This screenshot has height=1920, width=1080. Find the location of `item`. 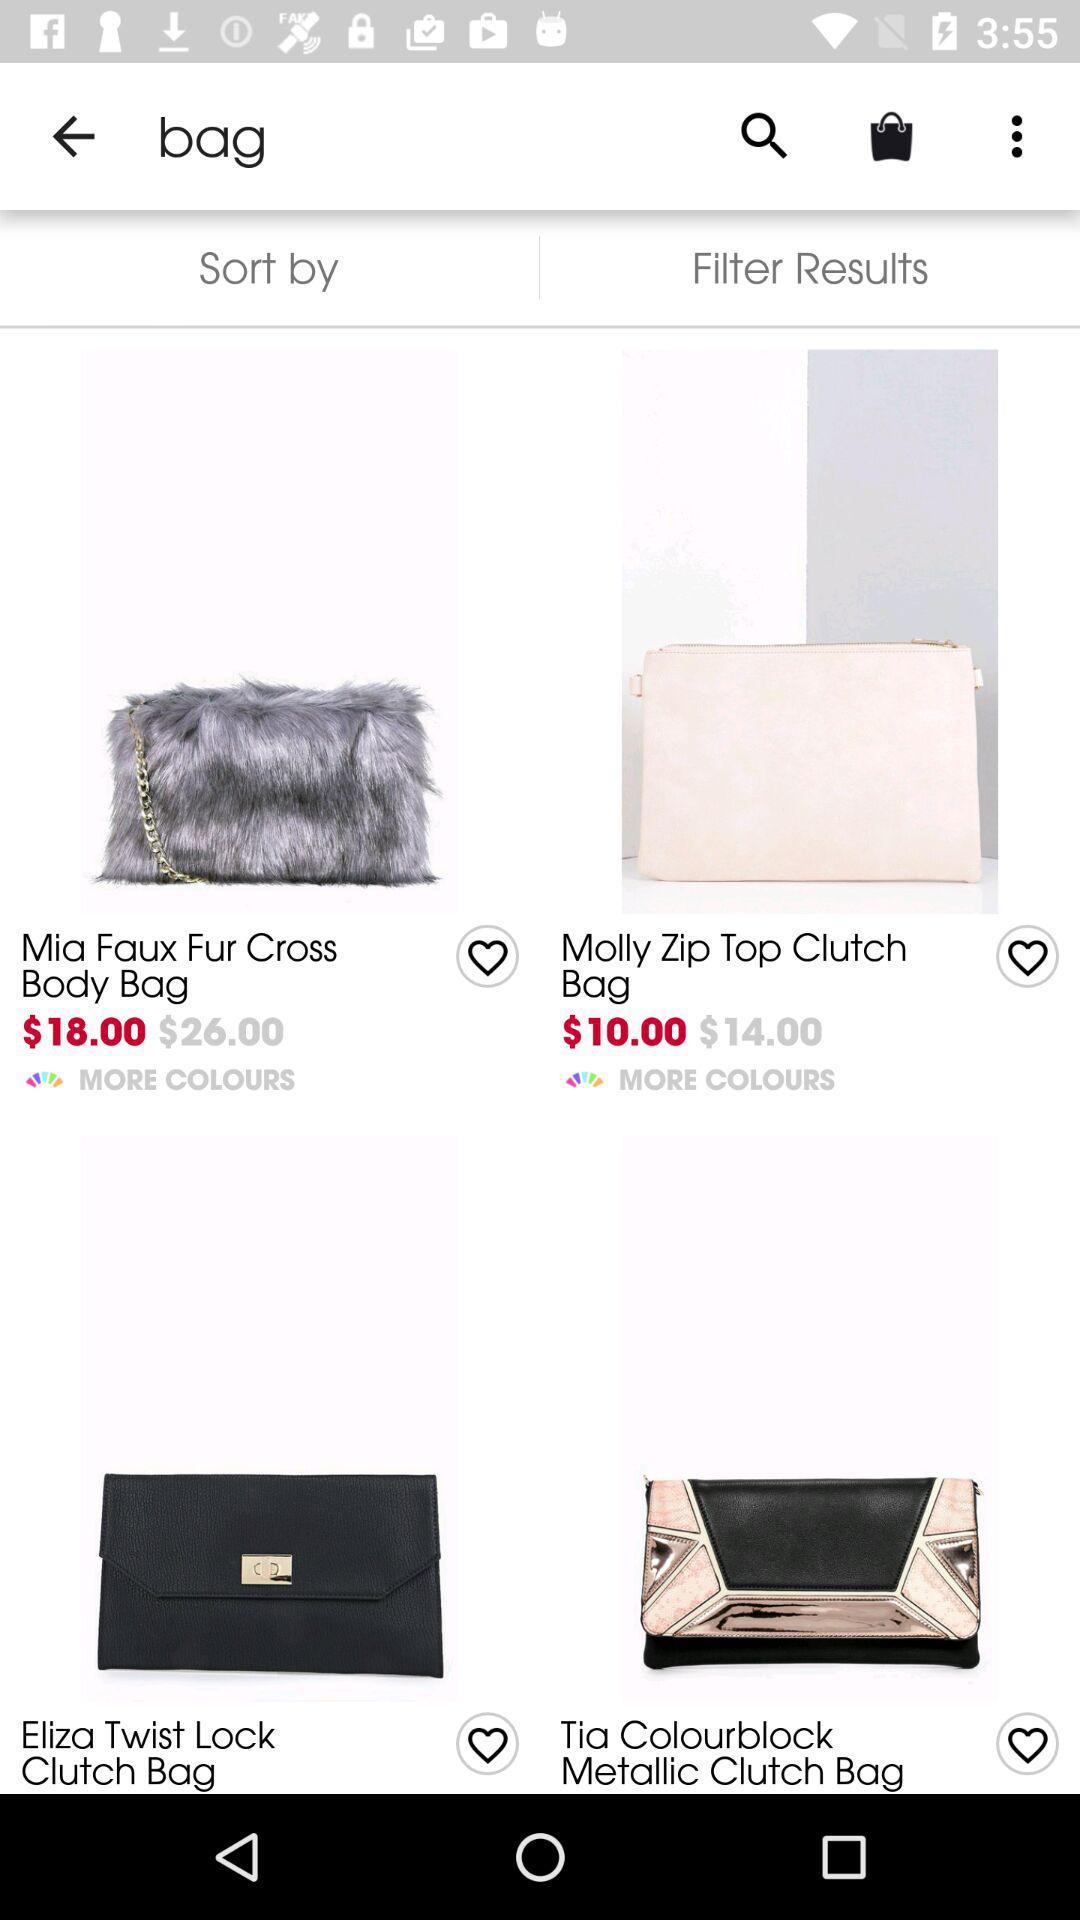

item is located at coordinates (487, 955).